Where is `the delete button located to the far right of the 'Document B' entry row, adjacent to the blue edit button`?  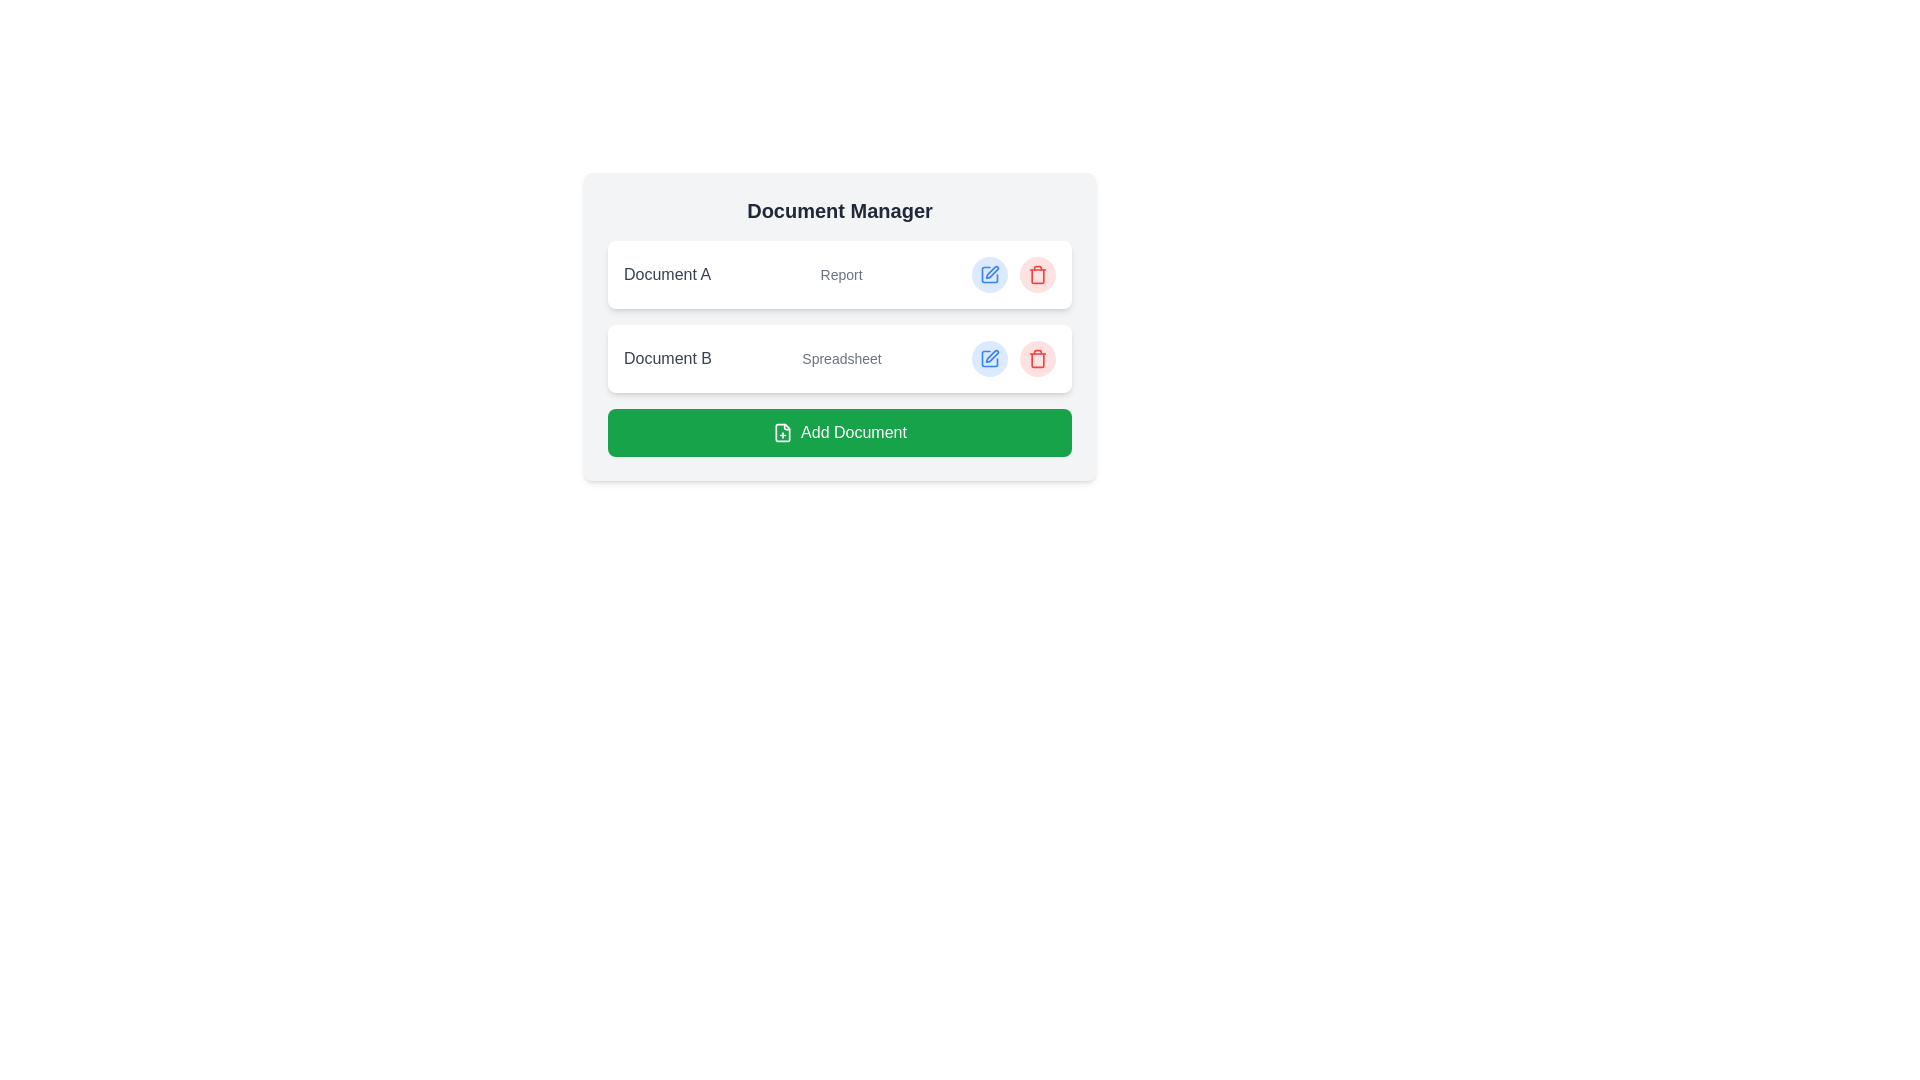
the delete button located to the far right of the 'Document B' entry row, adjacent to the blue edit button is located at coordinates (1037, 357).